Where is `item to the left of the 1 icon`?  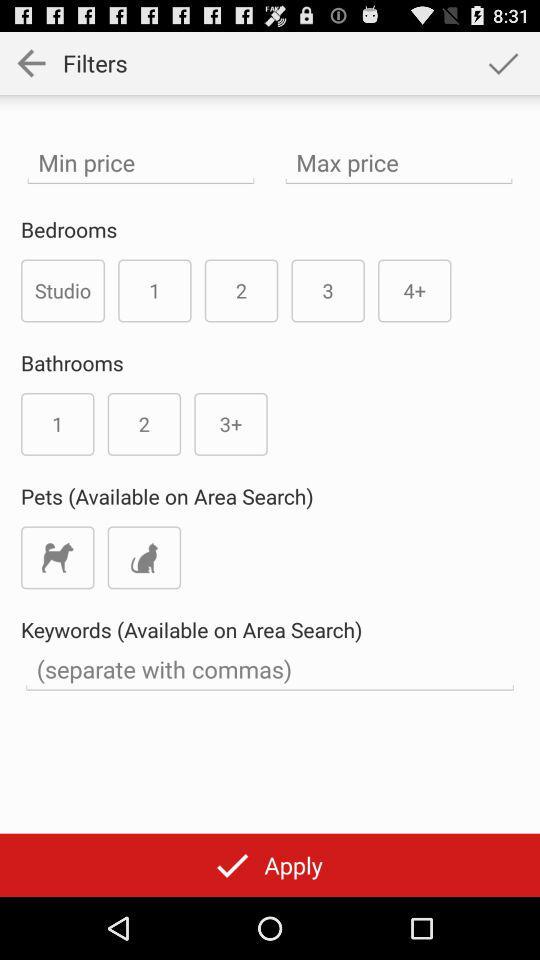 item to the left of the 1 icon is located at coordinates (63, 289).